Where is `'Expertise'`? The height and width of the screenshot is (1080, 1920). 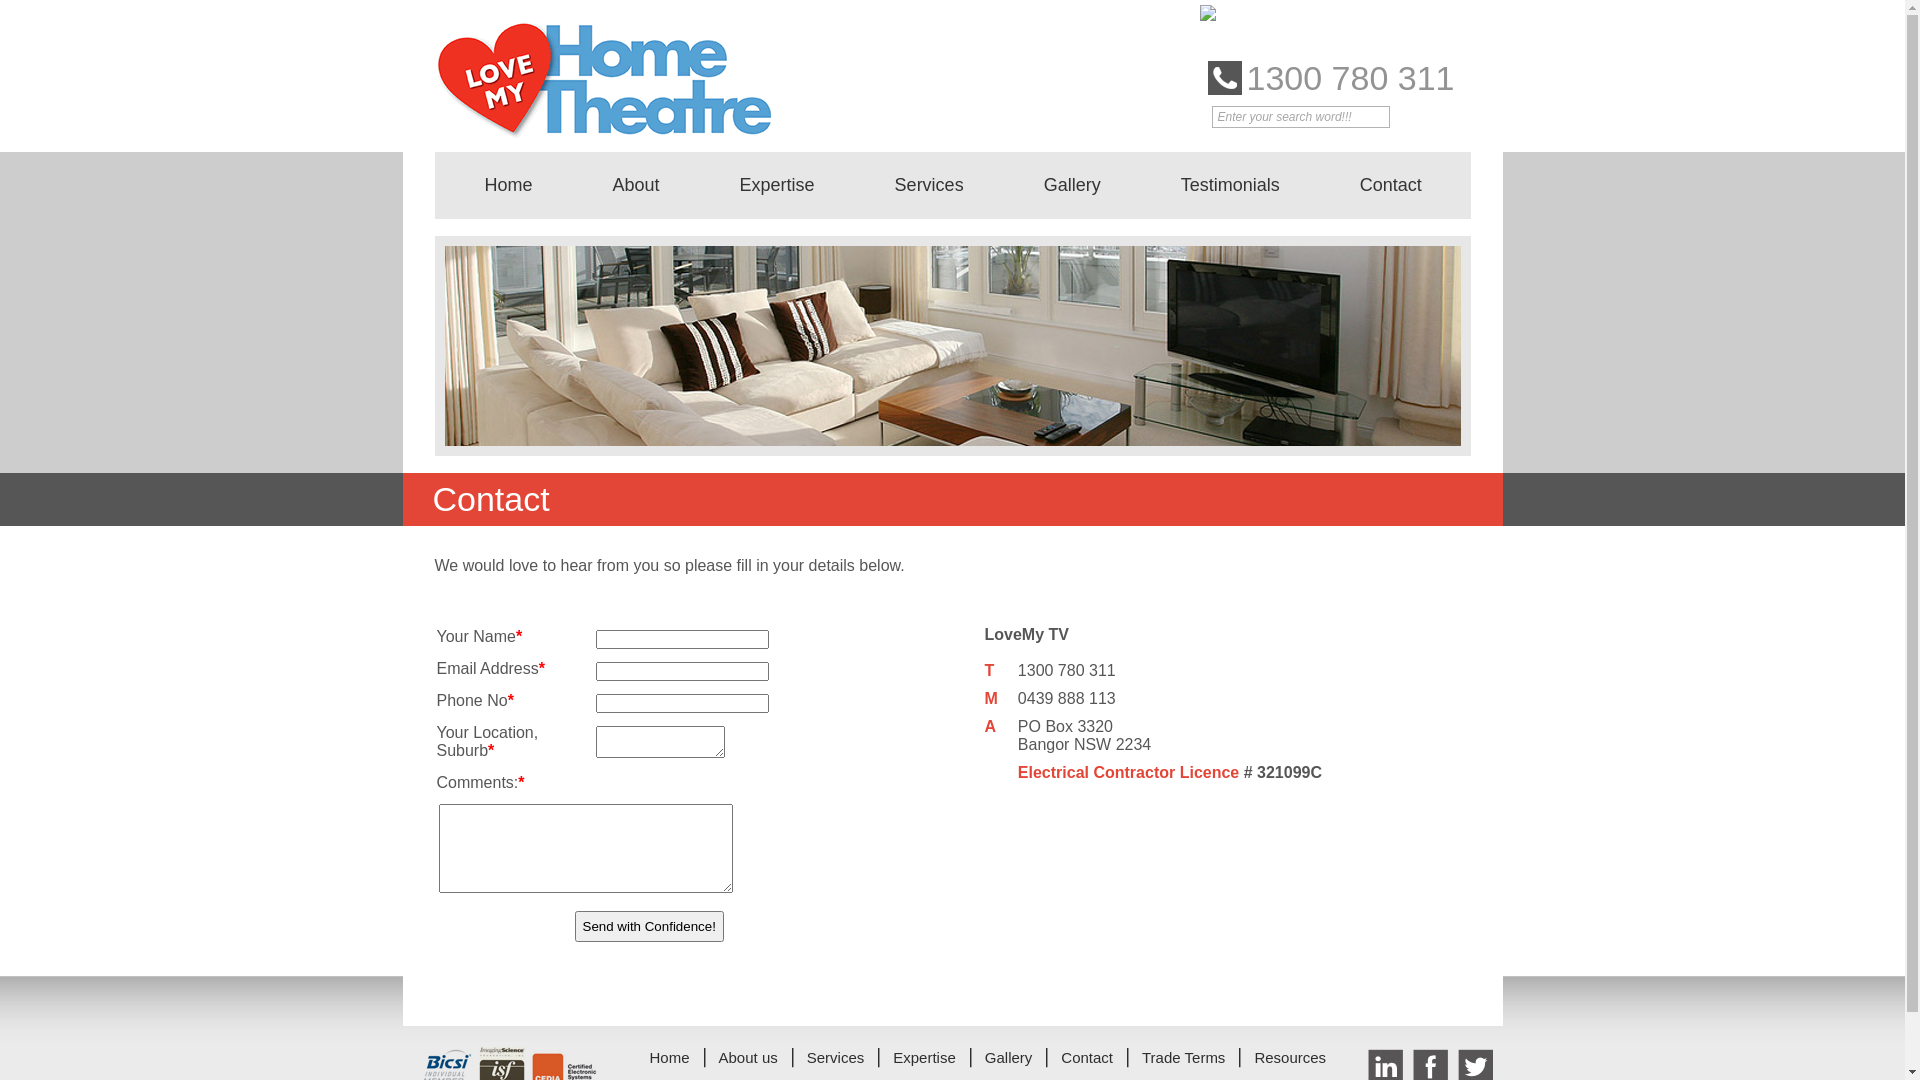
'Expertise' is located at coordinates (923, 1056).